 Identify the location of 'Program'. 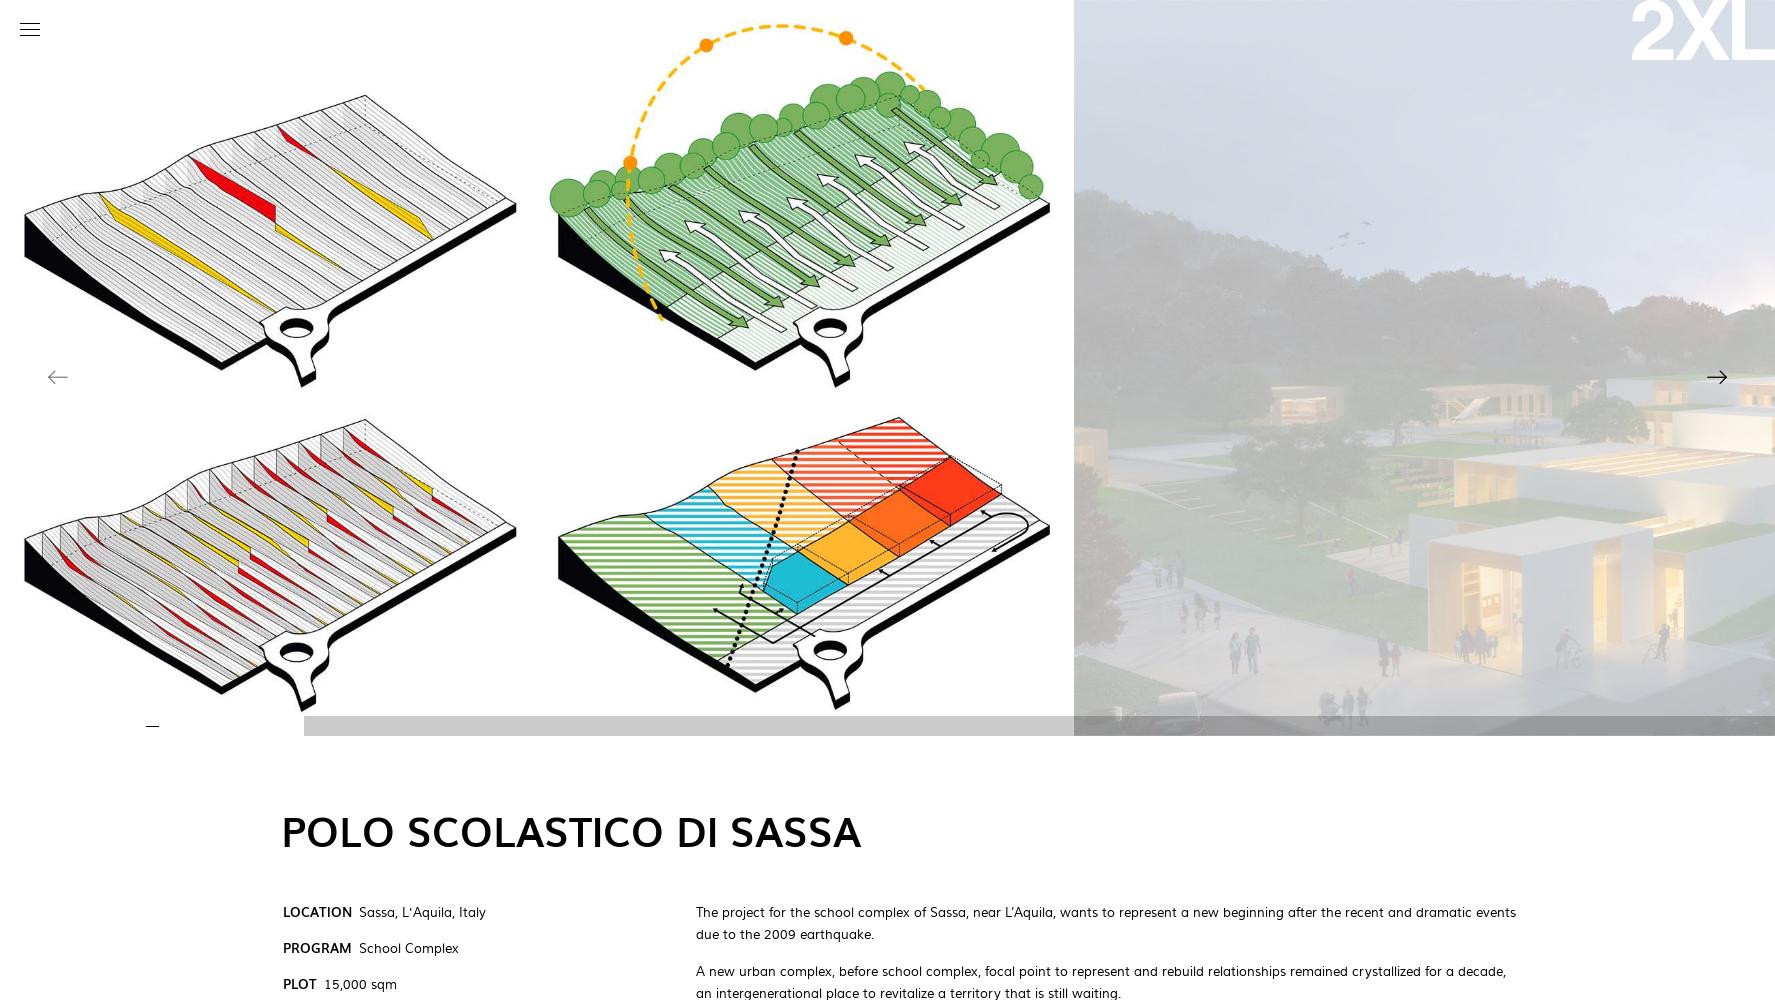
(316, 945).